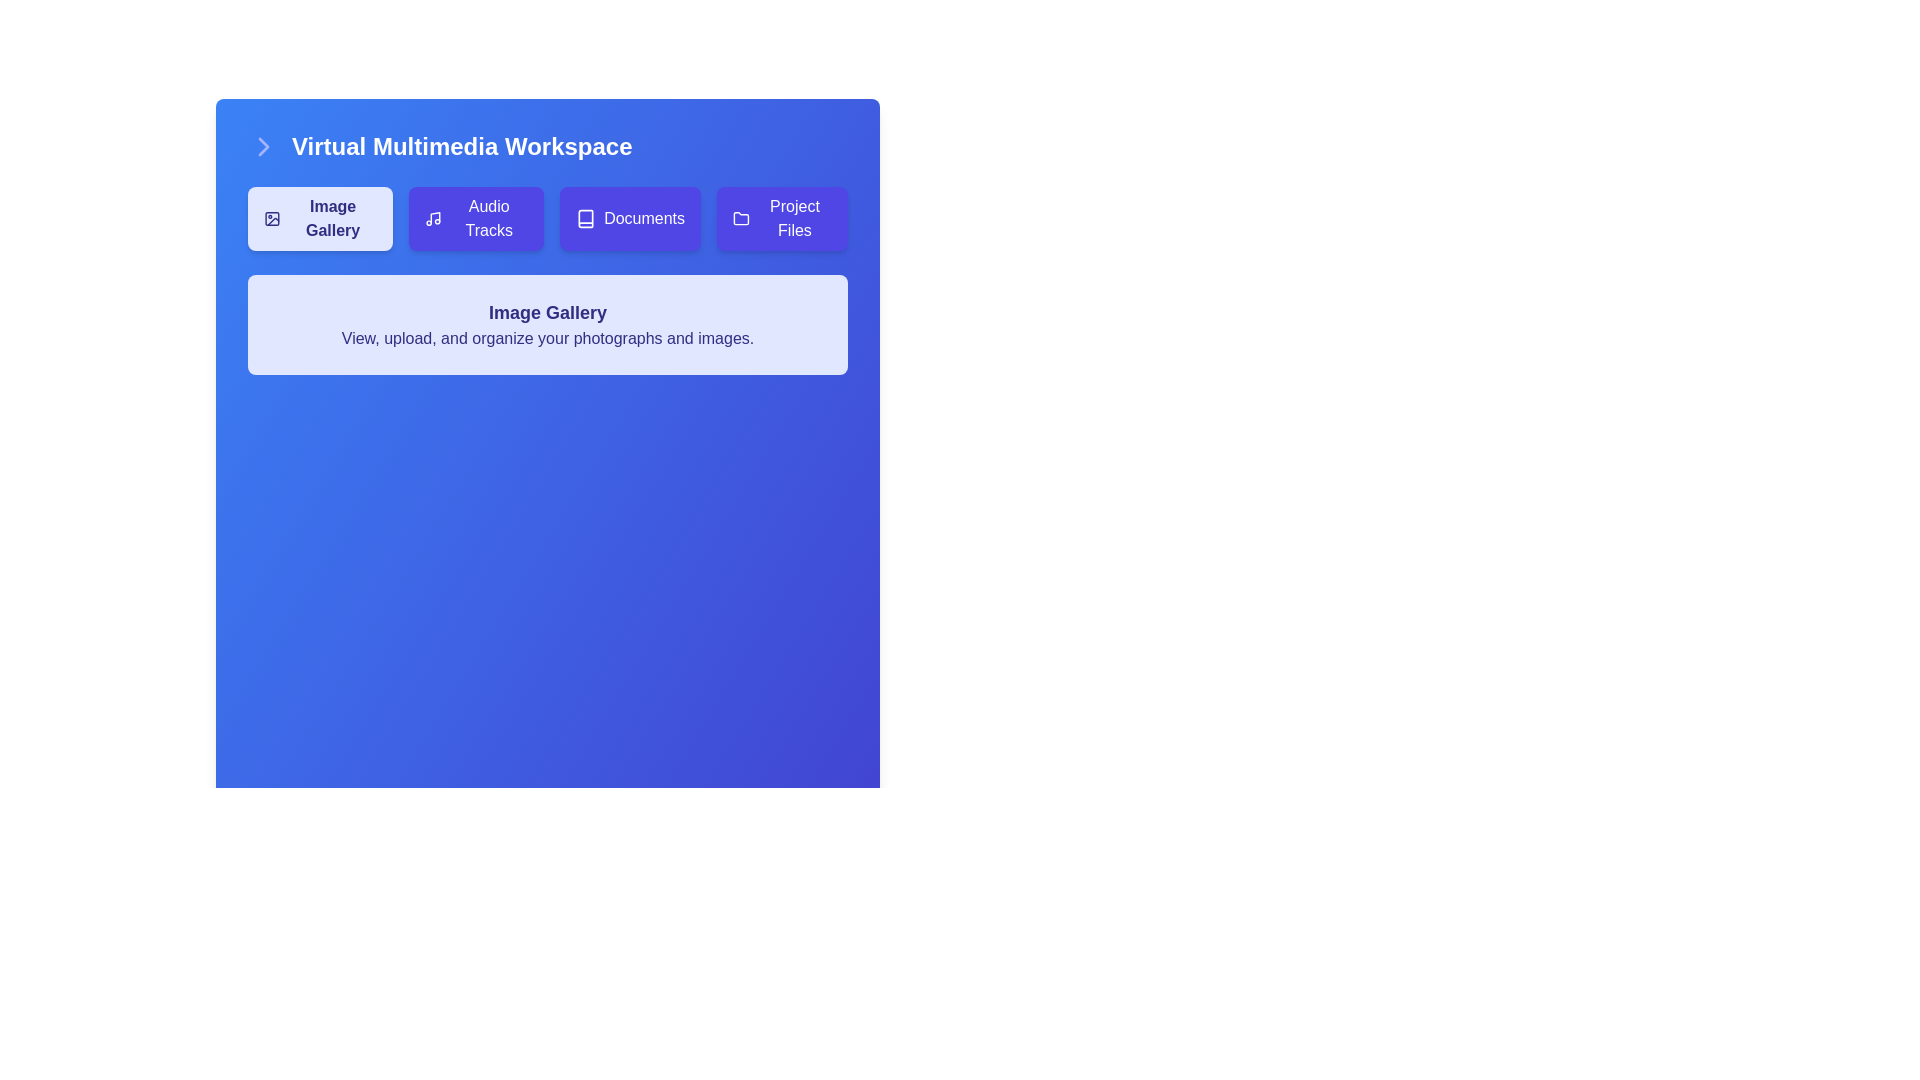 This screenshot has height=1080, width=1920. I want to click on the 'Image Gallery' button, represented by an SVG icon in the top left area of the interface below the header 'Virtual Multimedia Workspace', so click(271, 219).